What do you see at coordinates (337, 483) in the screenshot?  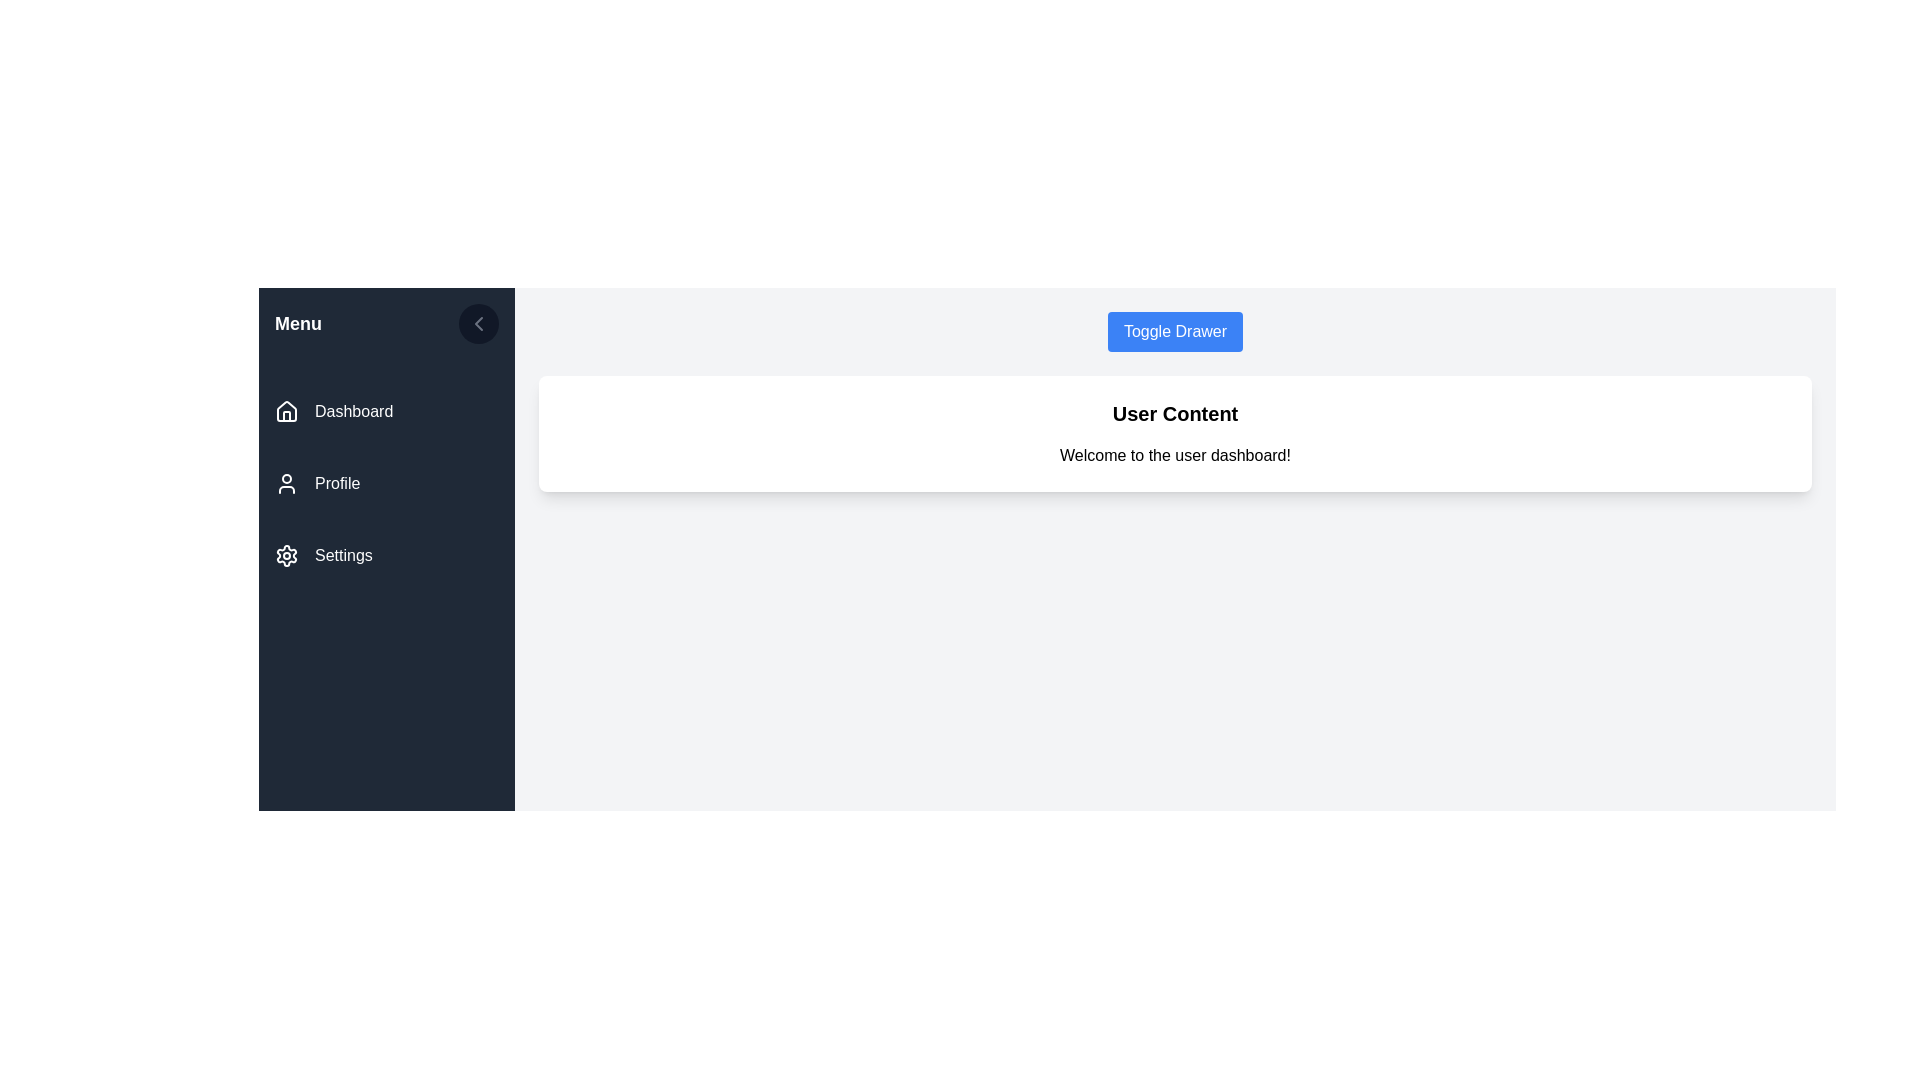 I see `the text label displaying 'Profile' in the vertical navigation menu on the left side of the interface` at bounding box center [337, 483].